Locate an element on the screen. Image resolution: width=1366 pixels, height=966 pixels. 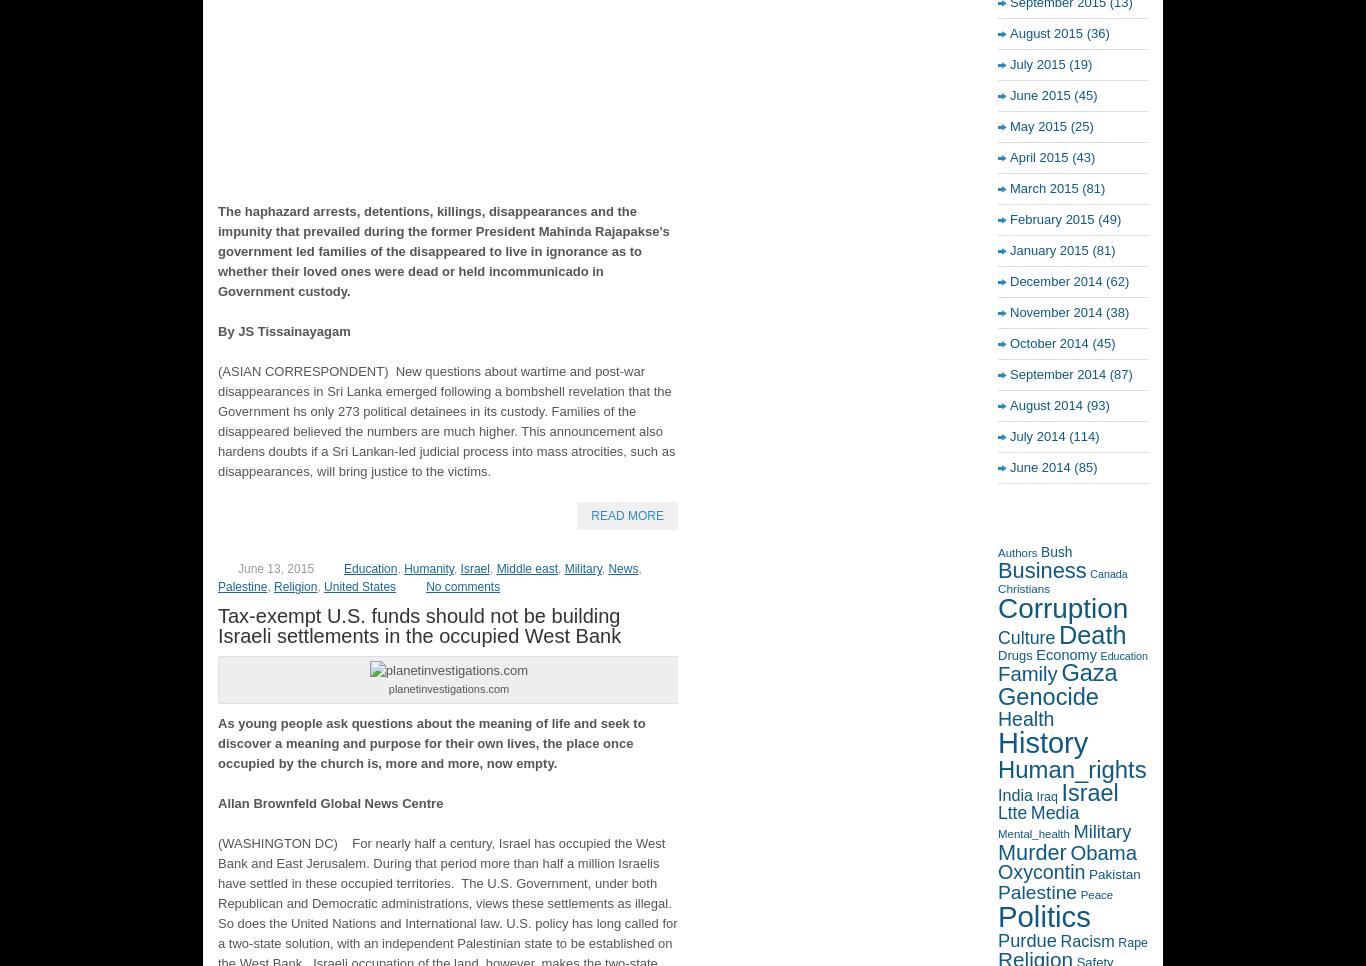
'Mental_health' is located at coordinates (1032, 833).